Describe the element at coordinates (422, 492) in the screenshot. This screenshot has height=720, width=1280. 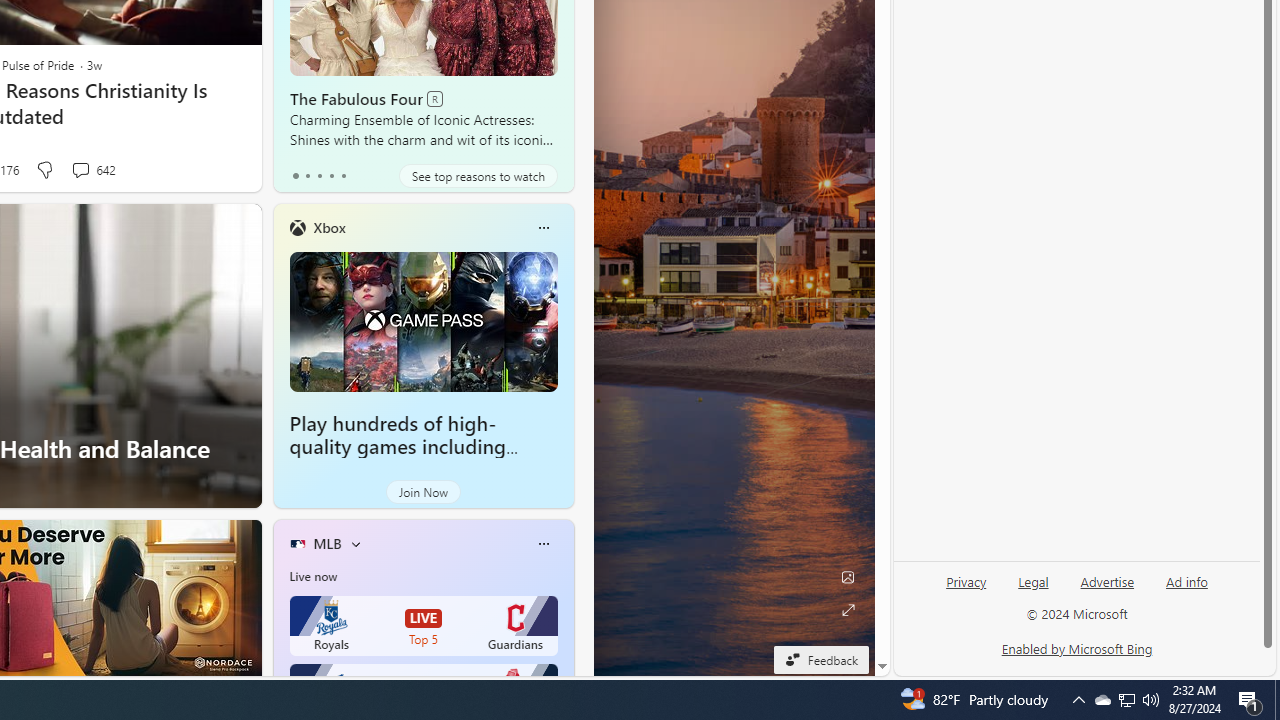
I see `'Join Now'` at that location.